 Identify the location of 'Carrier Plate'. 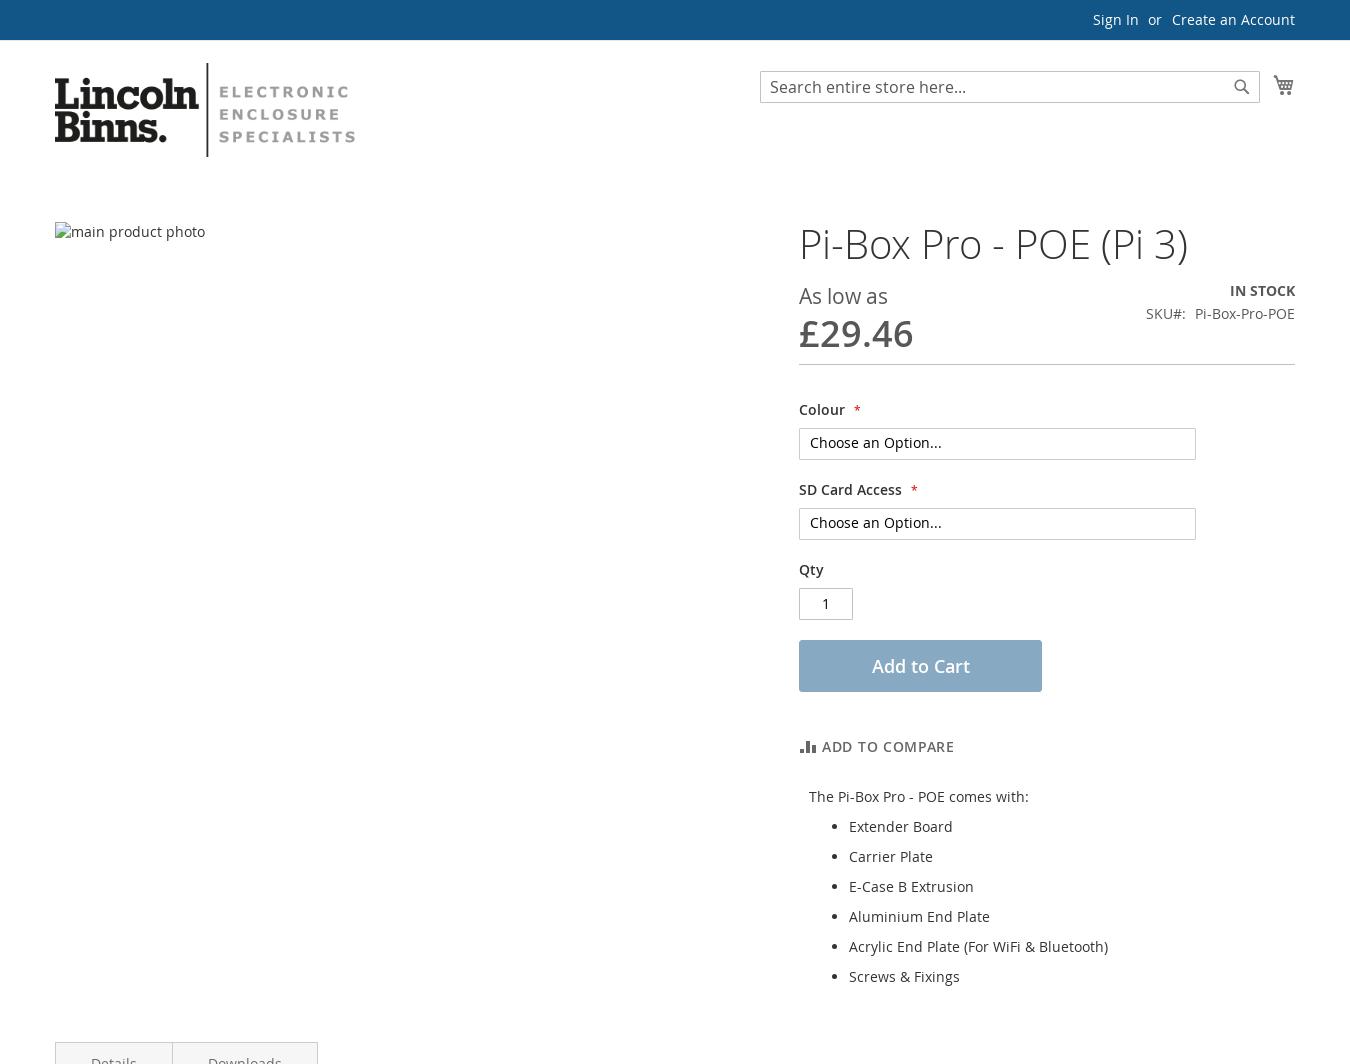
(891, 855).